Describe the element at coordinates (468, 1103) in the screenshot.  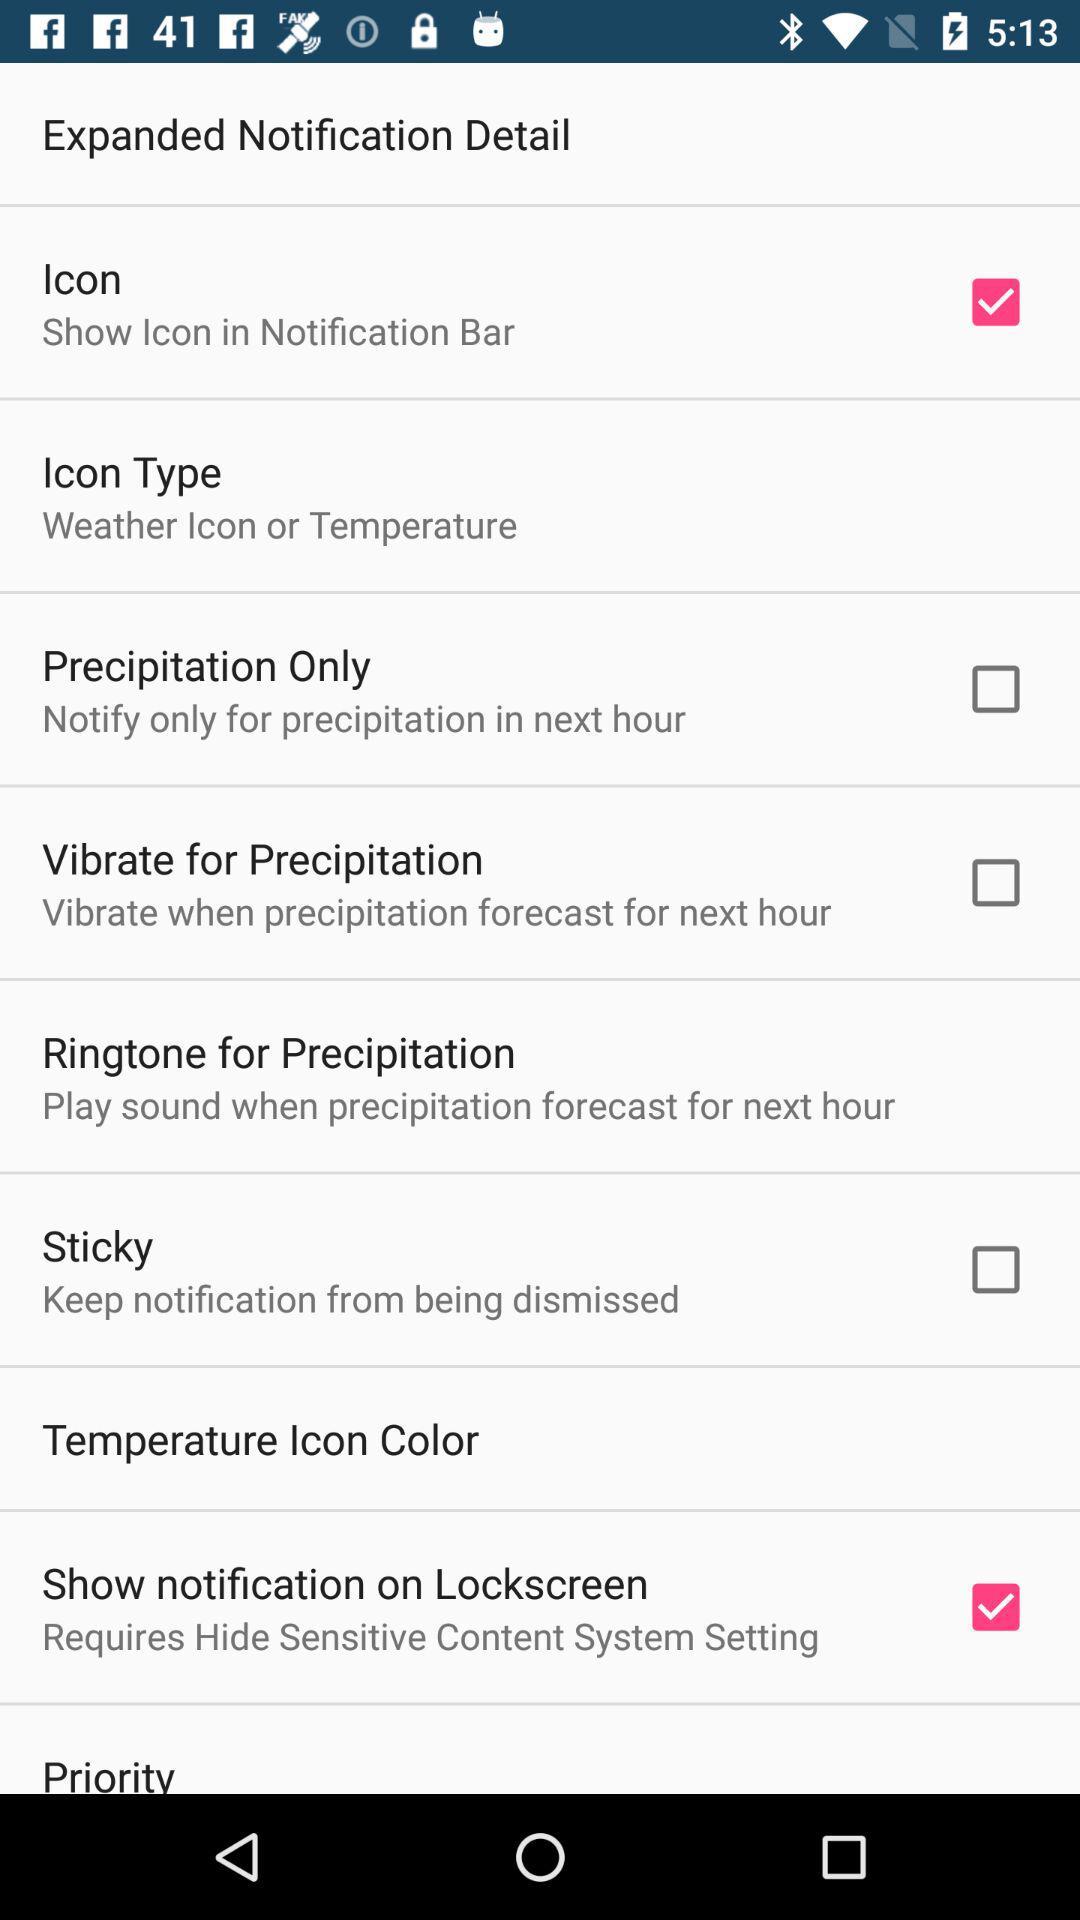
I see `the icon below the ringtone for precipitation item` at that location.